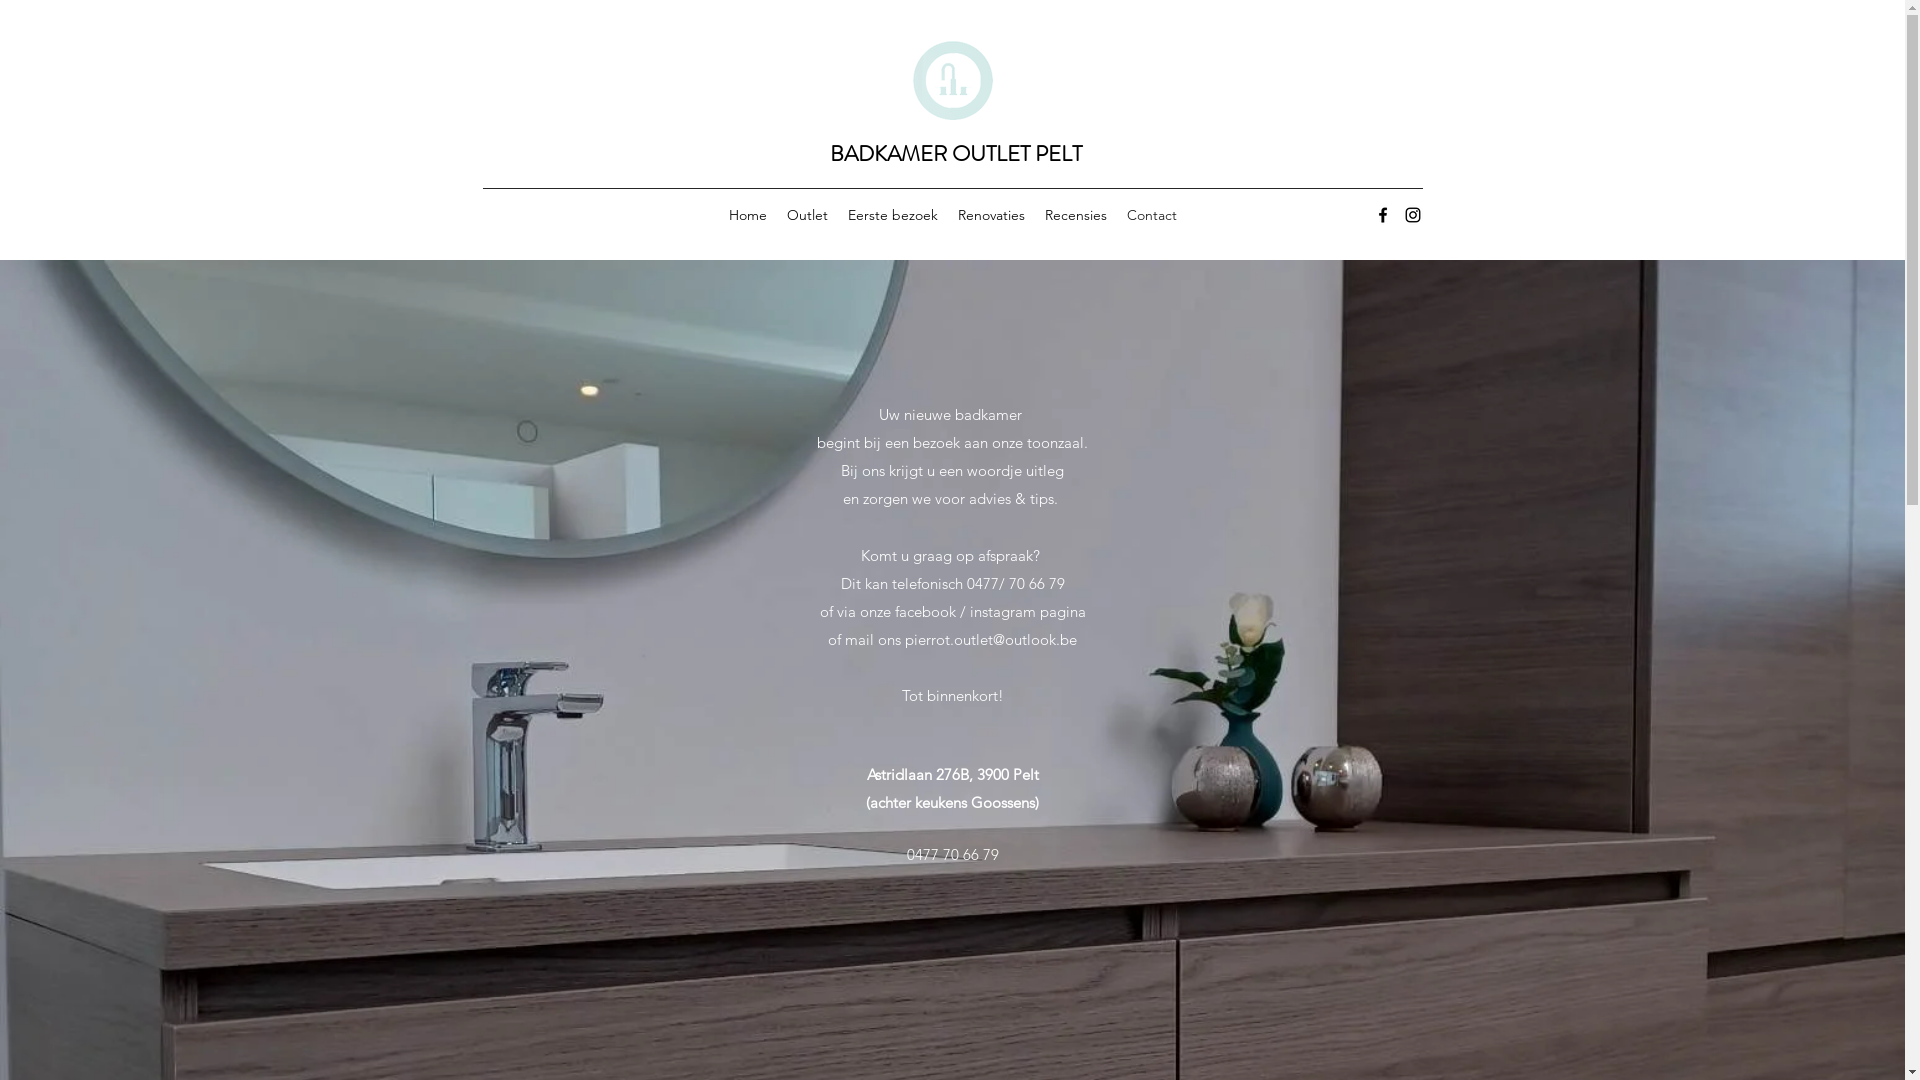  What do you see at coordinates (1074, 215) in the screenshot?
I see `'Recensies'` at bounding box center [1074, 215].